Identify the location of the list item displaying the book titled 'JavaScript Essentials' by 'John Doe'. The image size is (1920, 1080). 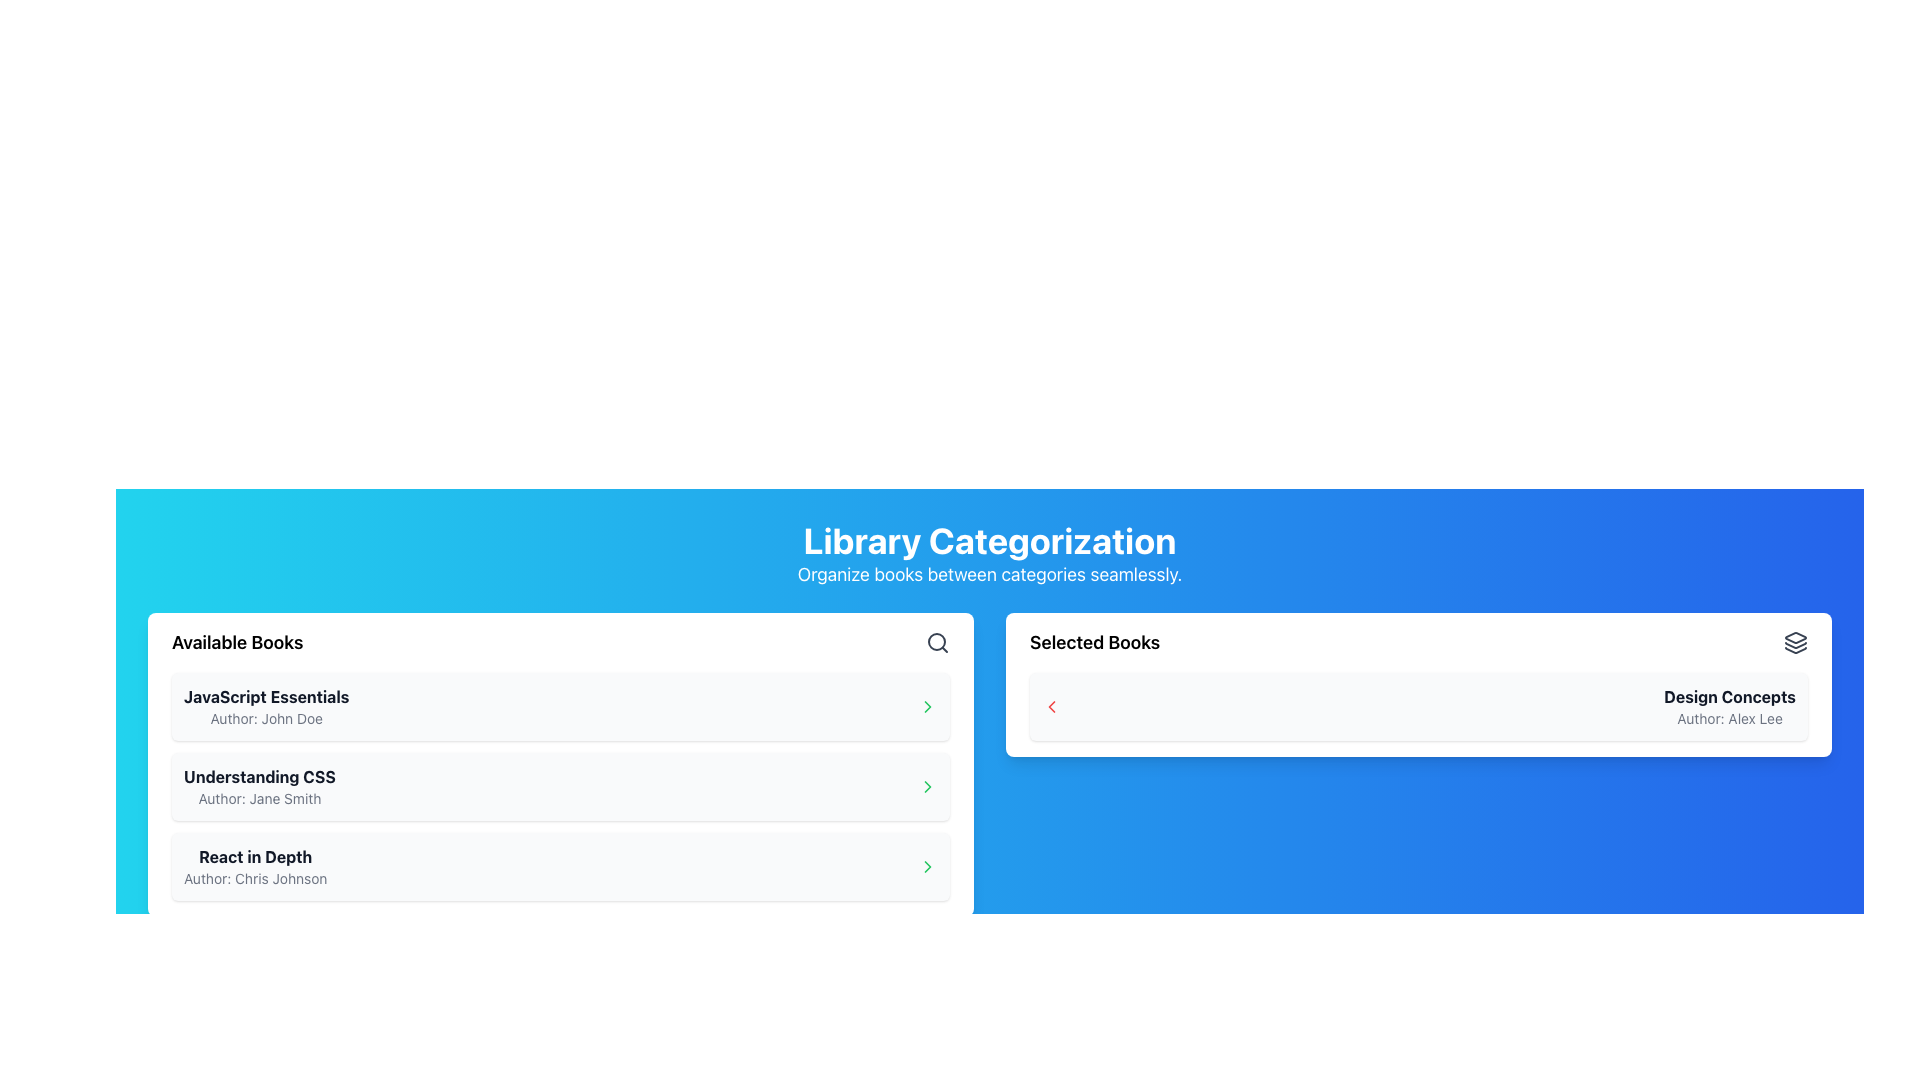
(560, 705).